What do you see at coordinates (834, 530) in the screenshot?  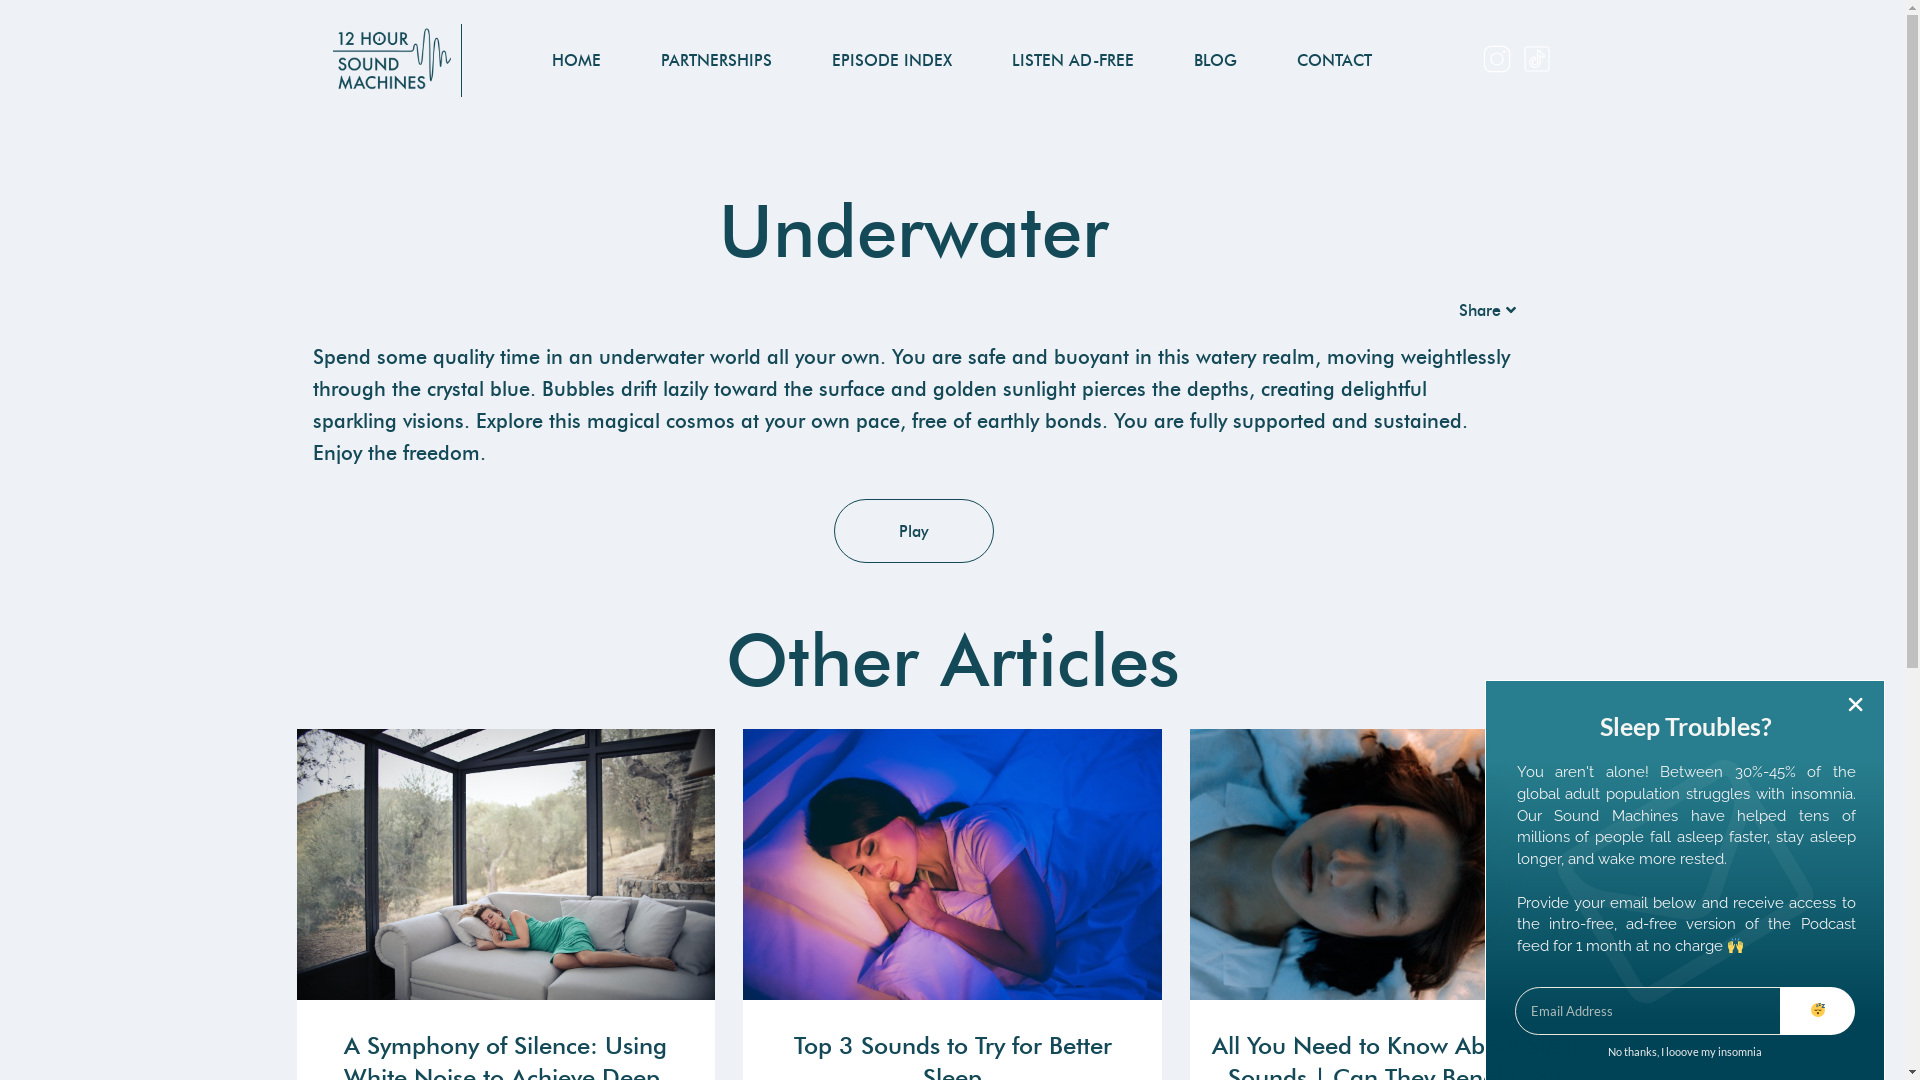 I see `'Play'` at bounding box center [834, 530].